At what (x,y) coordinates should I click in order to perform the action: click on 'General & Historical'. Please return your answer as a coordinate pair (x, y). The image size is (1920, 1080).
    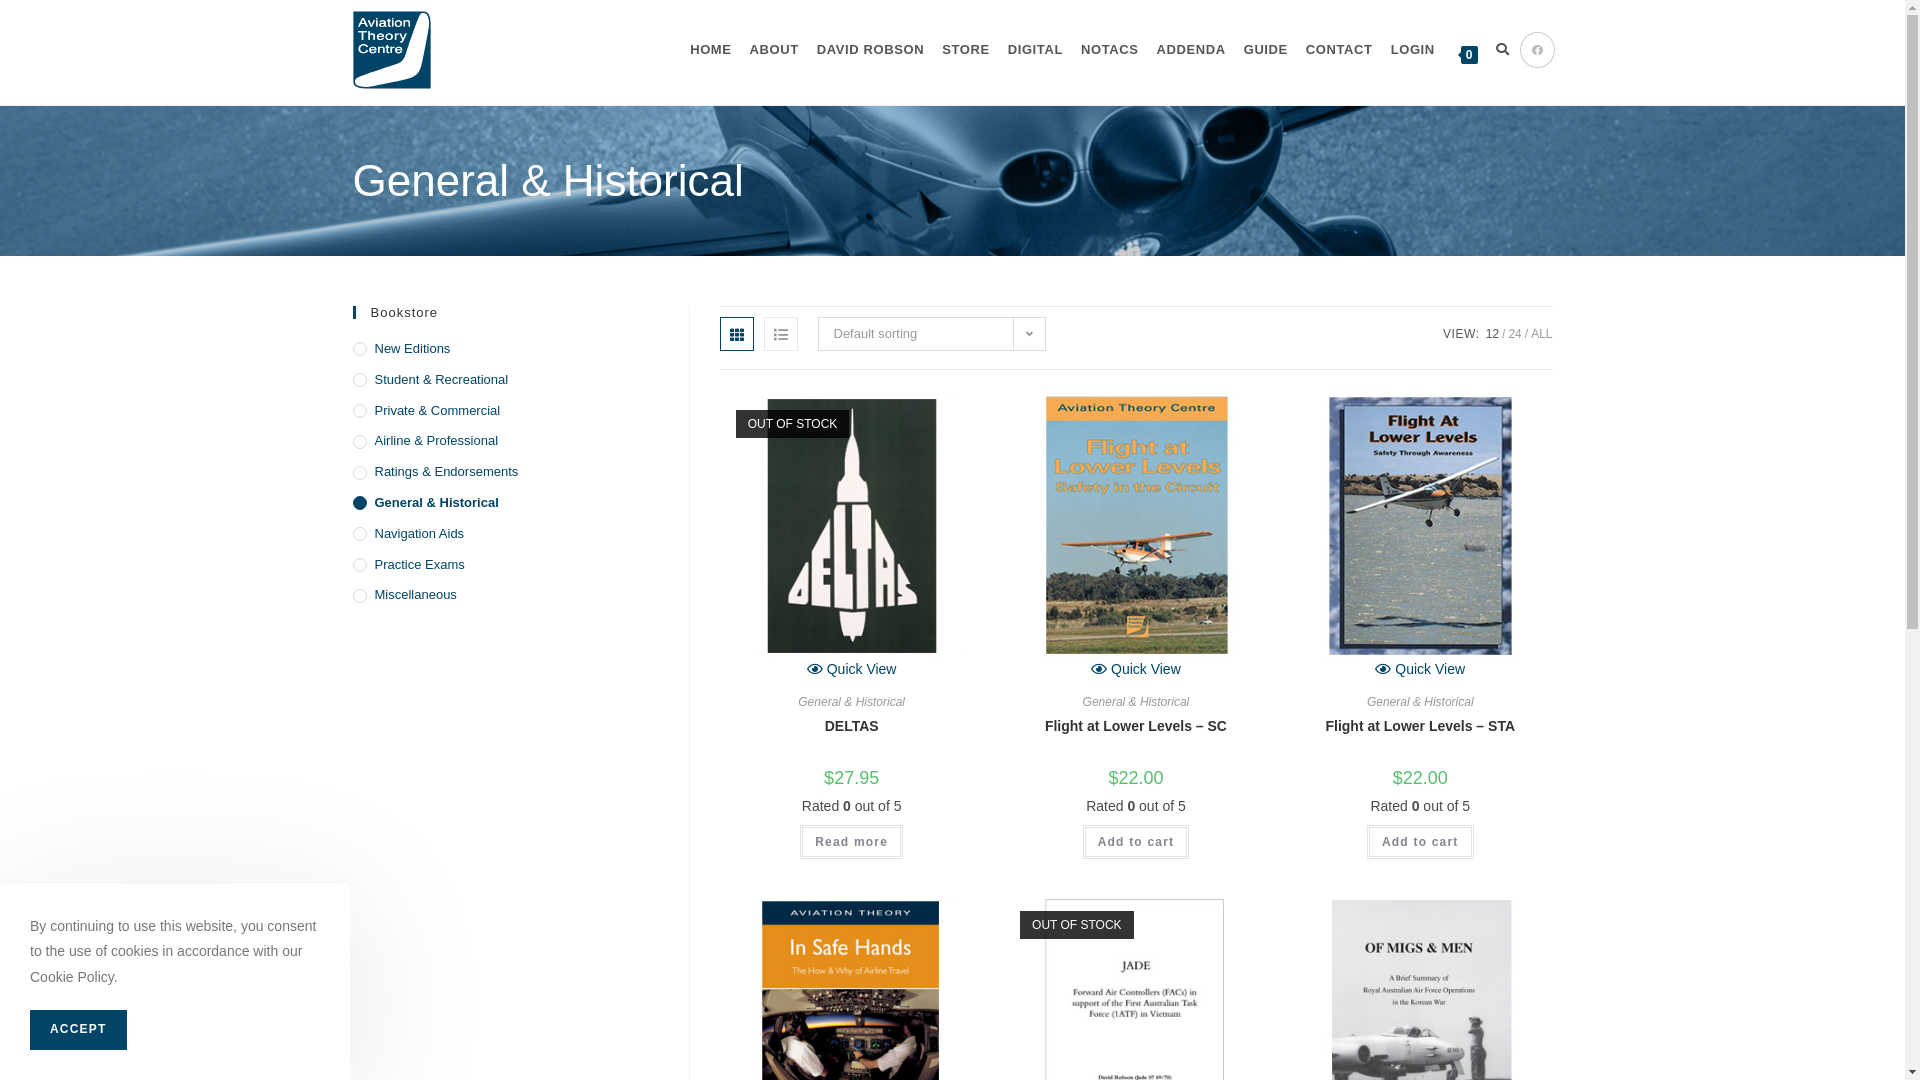
    Looking at the image, I should click on (1419, 701).